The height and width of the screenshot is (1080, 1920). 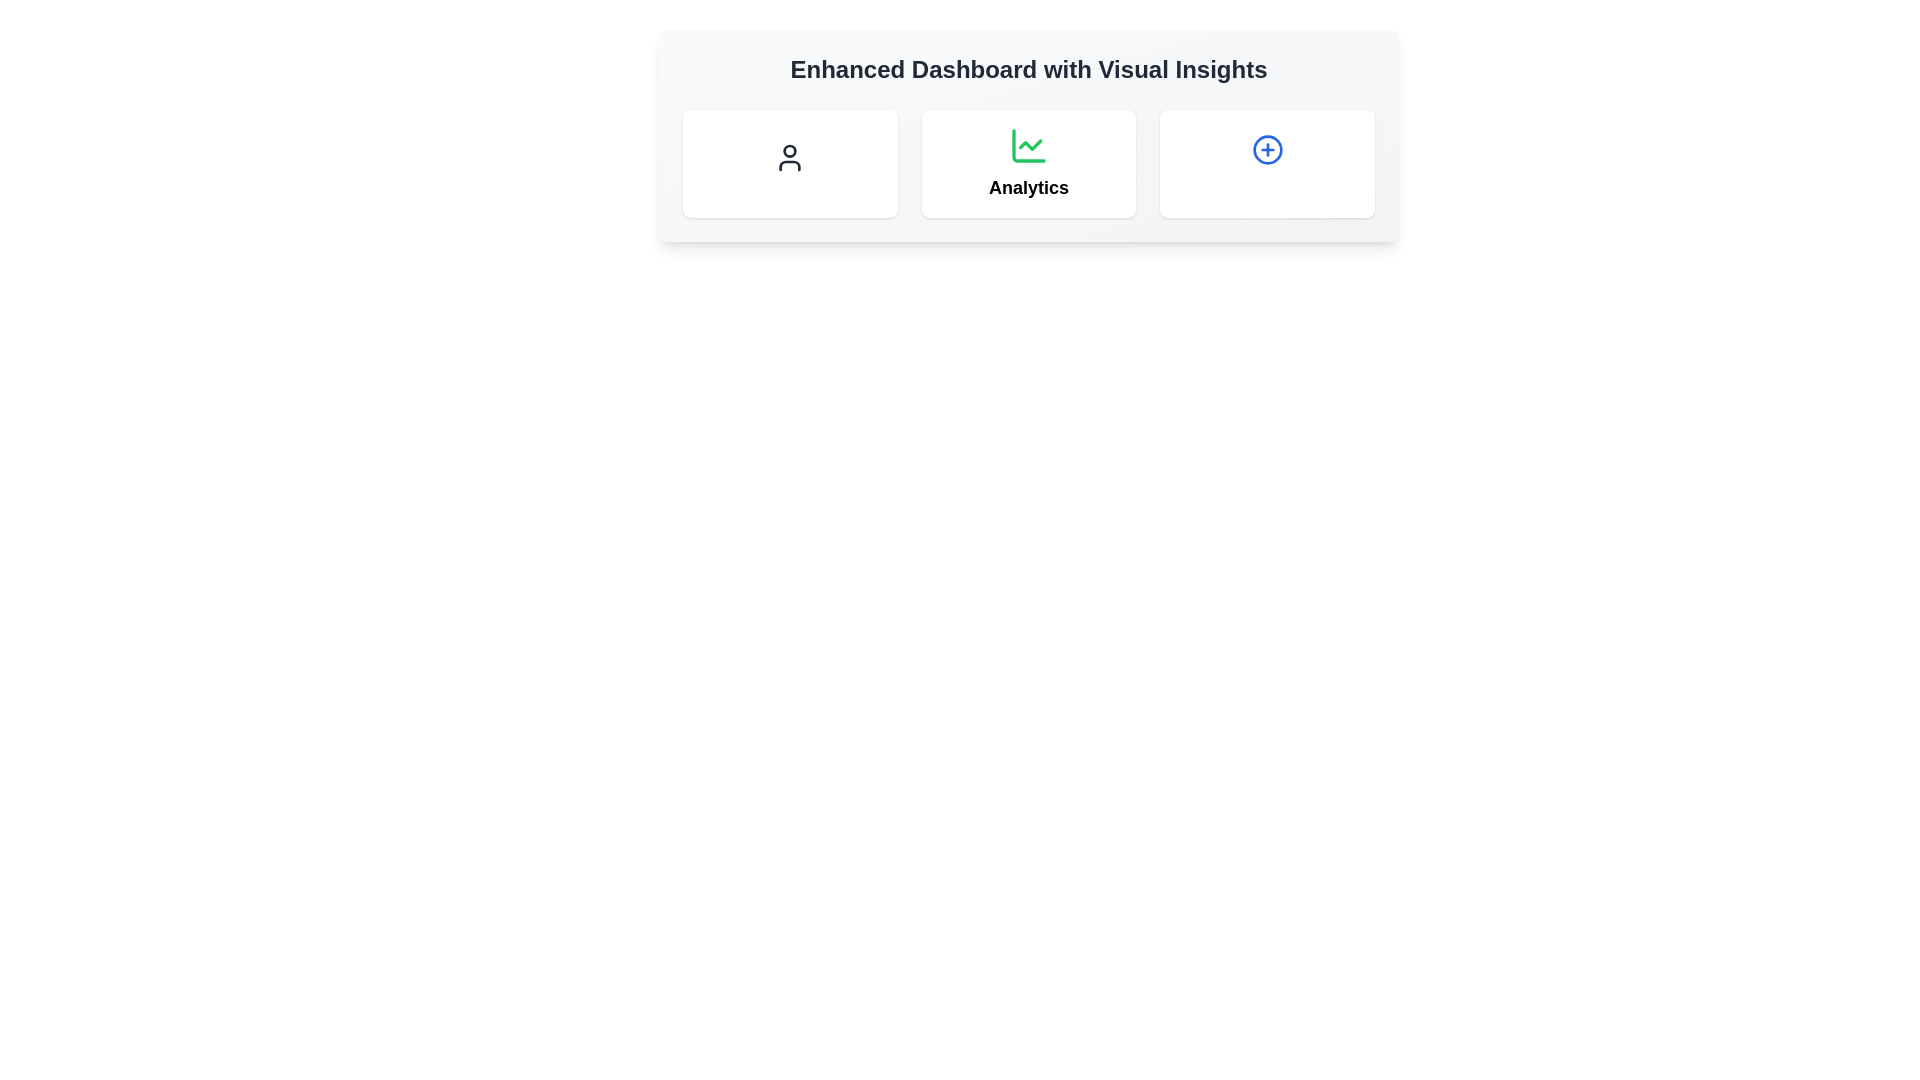 What do you see at coordinates (789, 157) in the screenshot?
I see `the leftmost button with an icon and text label` at bounding box center [789, 157].